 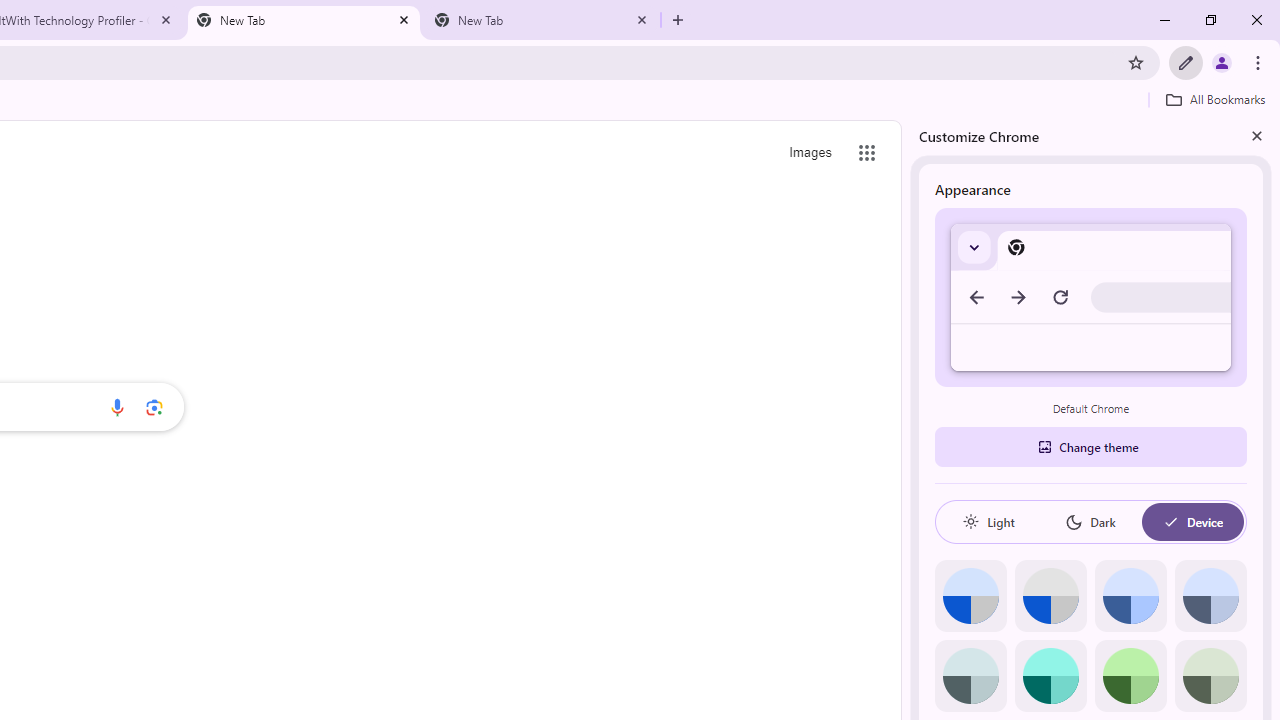 I want to click on 'Minimize', so click(x=1165, y=20).